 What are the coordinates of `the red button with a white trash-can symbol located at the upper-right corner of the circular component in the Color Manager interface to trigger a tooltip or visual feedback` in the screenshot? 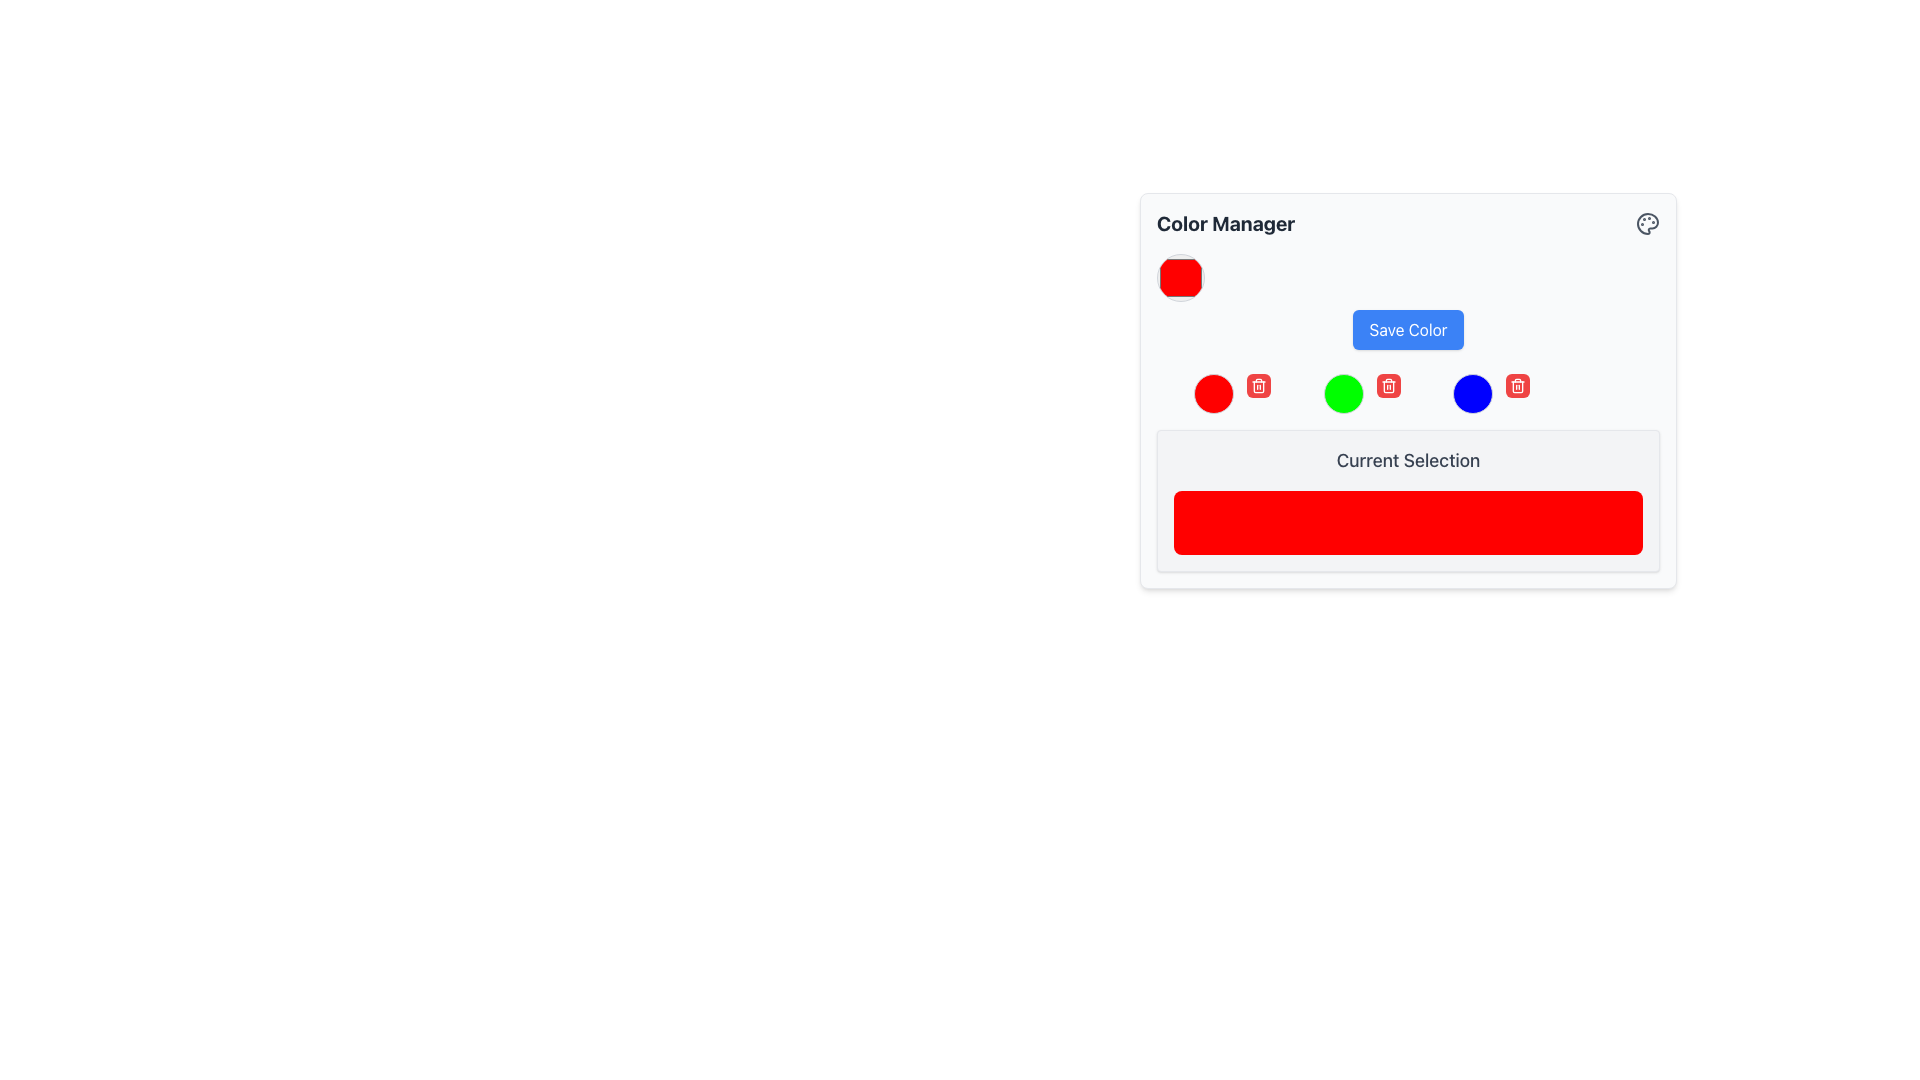 It's located at (1257, 385).